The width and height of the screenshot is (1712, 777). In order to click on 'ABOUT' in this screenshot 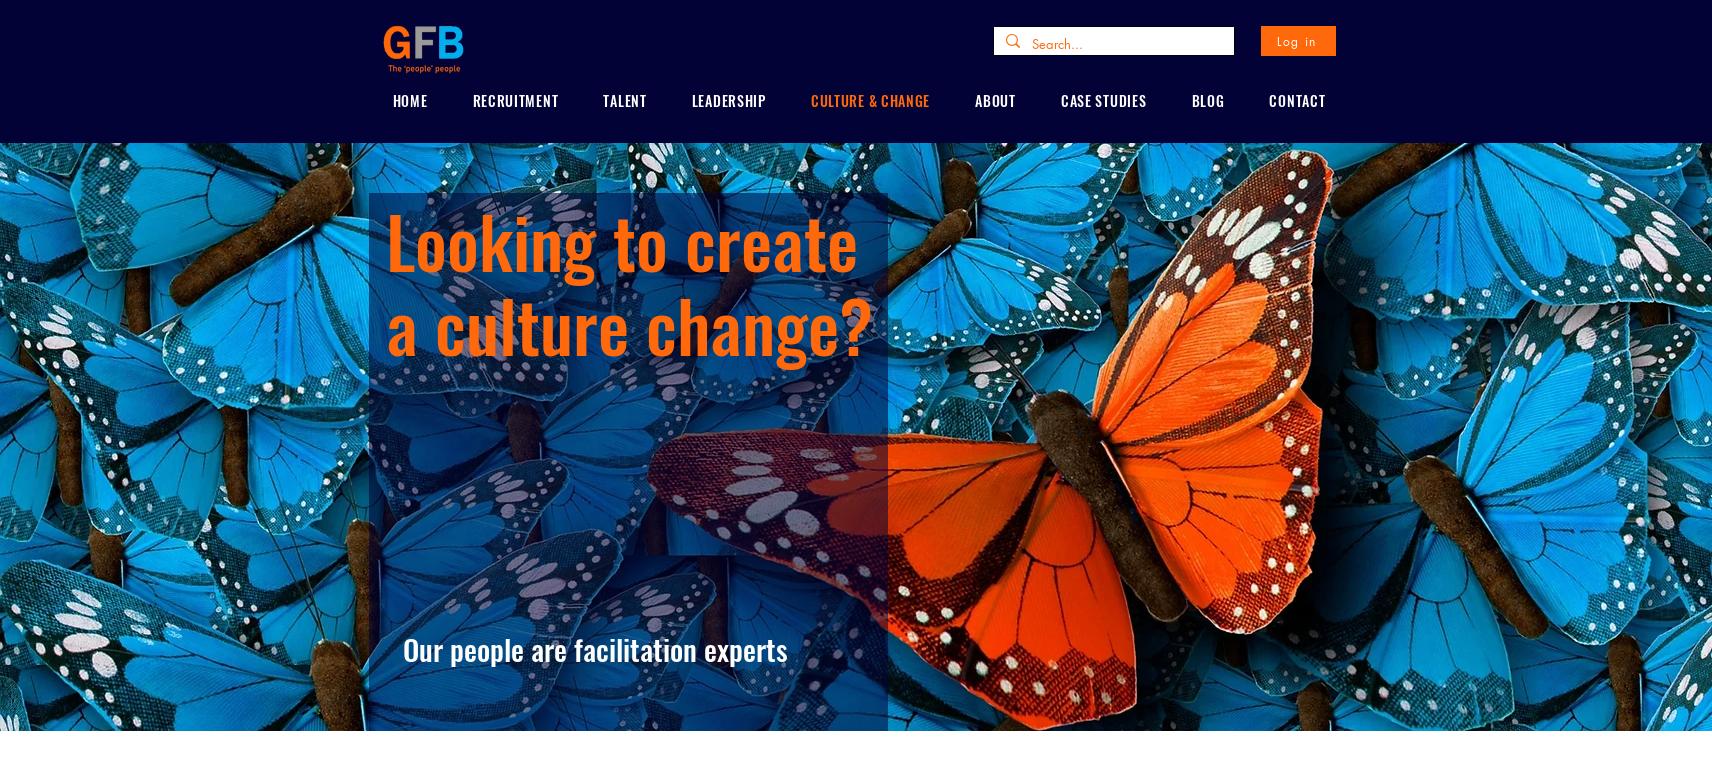, I will do `click(994, 99)`.